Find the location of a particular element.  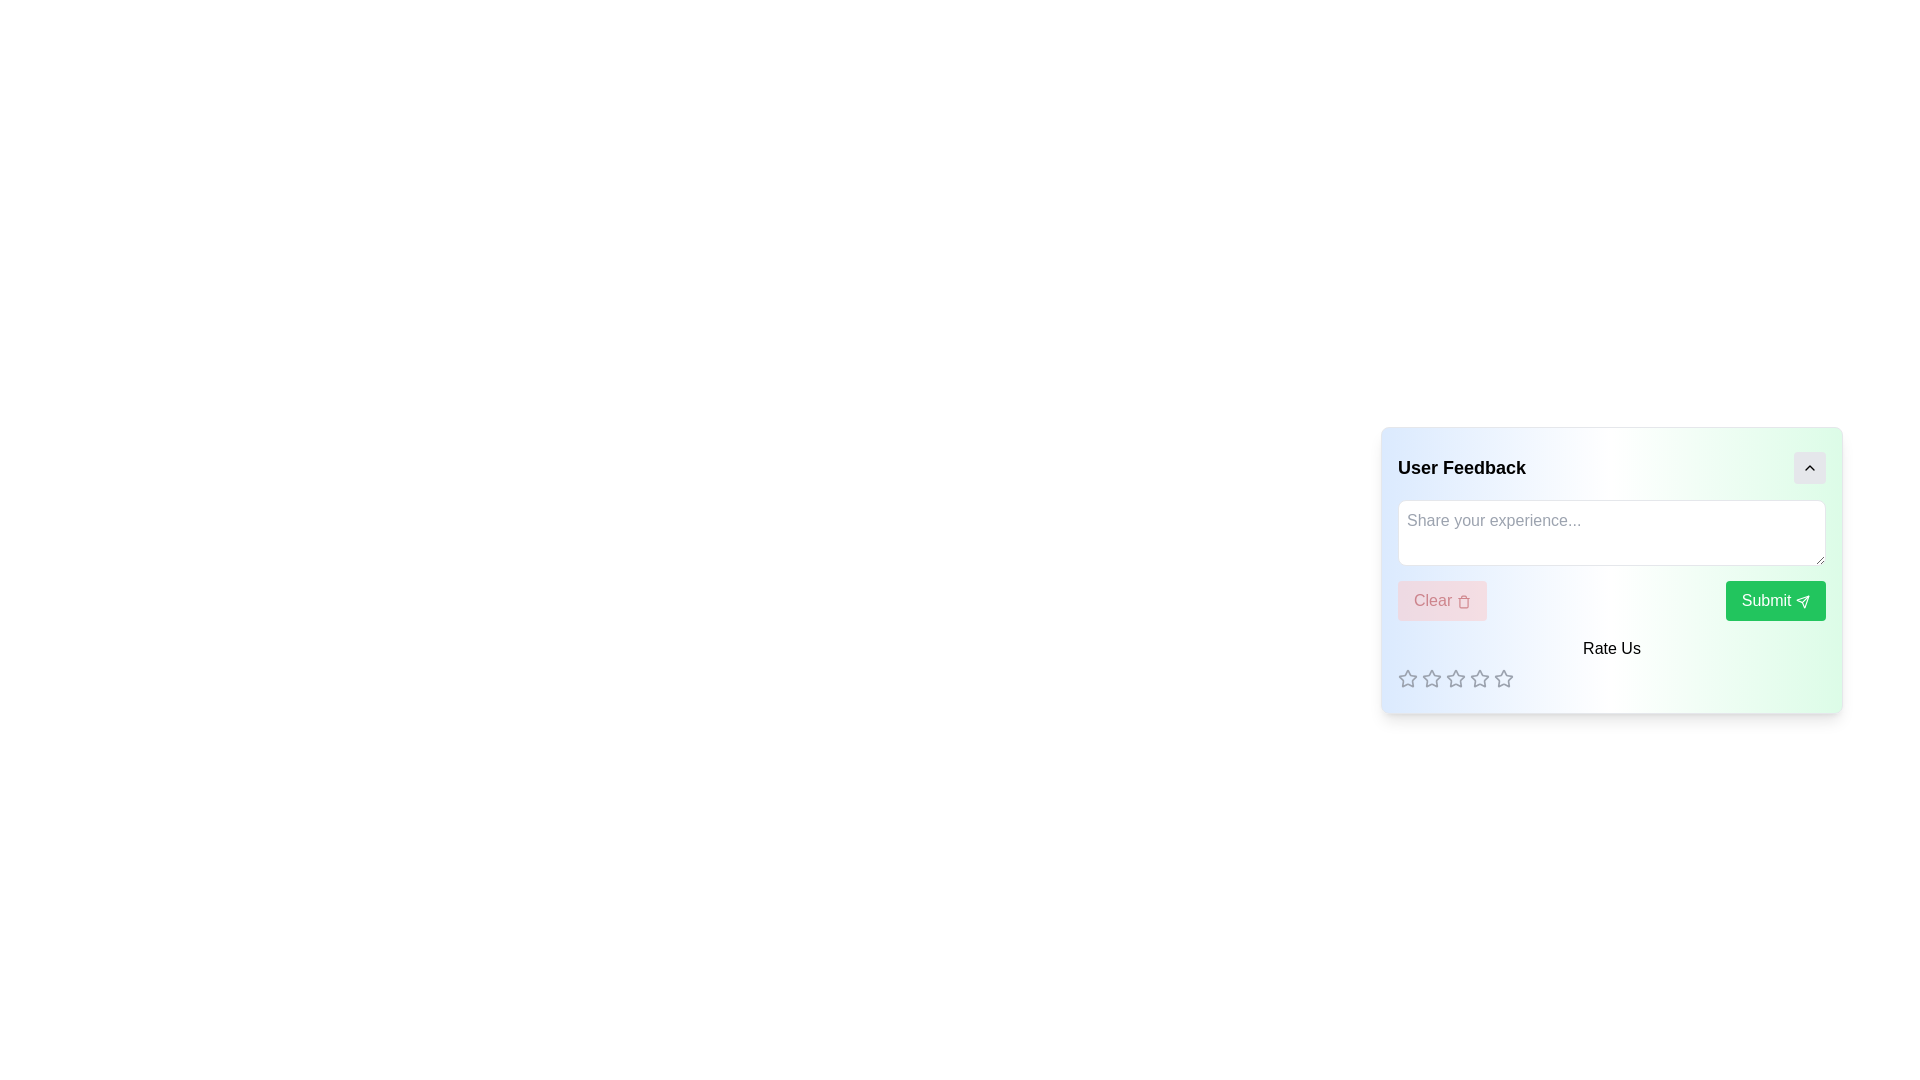

the sixth interactive rating star icon, which is styled with soft gray coloring in the feedback section is located at coordinates (1479, 677).